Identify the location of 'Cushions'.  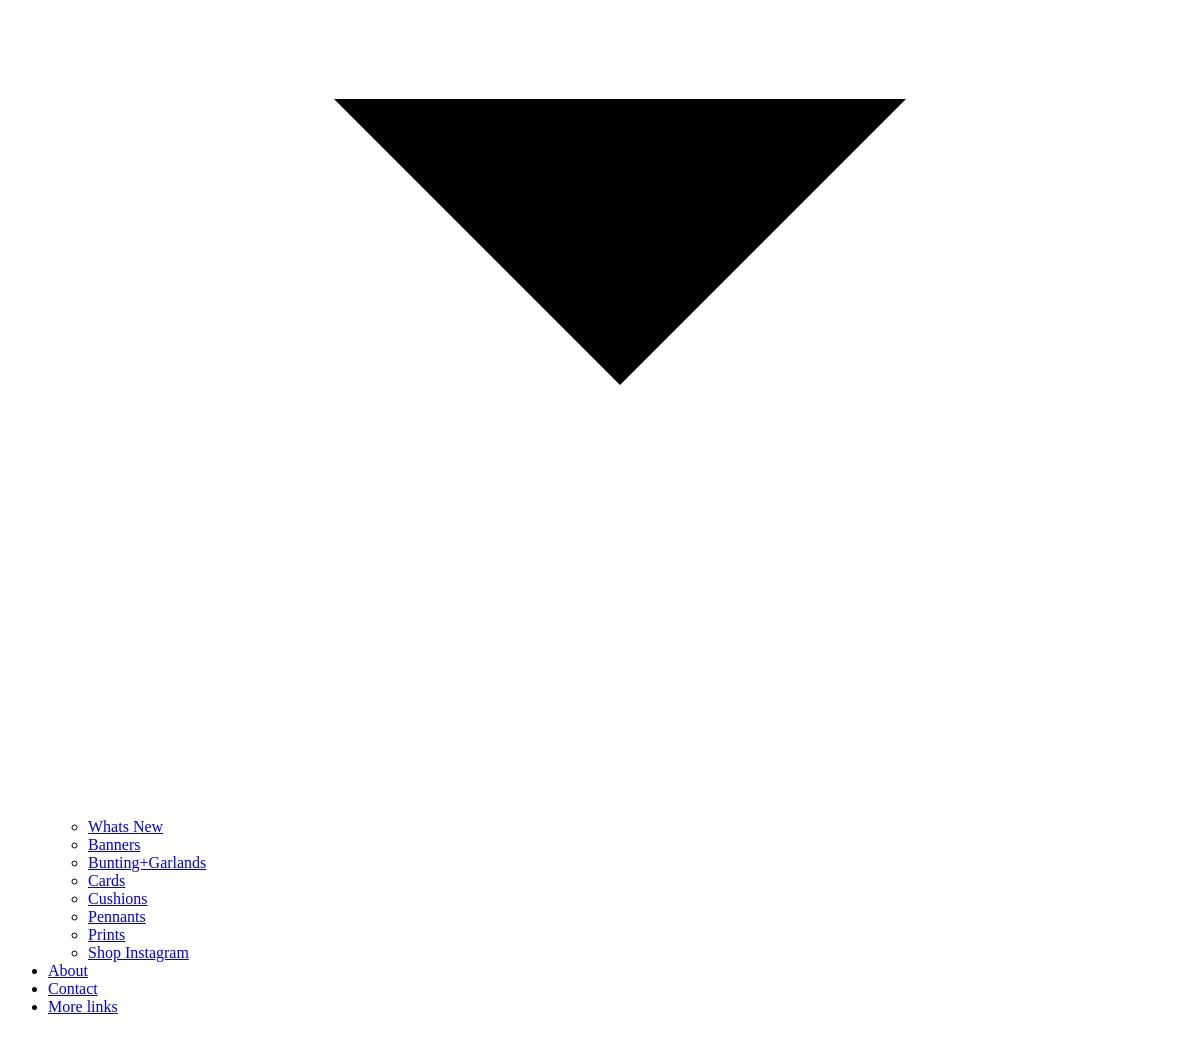
(117, 897).